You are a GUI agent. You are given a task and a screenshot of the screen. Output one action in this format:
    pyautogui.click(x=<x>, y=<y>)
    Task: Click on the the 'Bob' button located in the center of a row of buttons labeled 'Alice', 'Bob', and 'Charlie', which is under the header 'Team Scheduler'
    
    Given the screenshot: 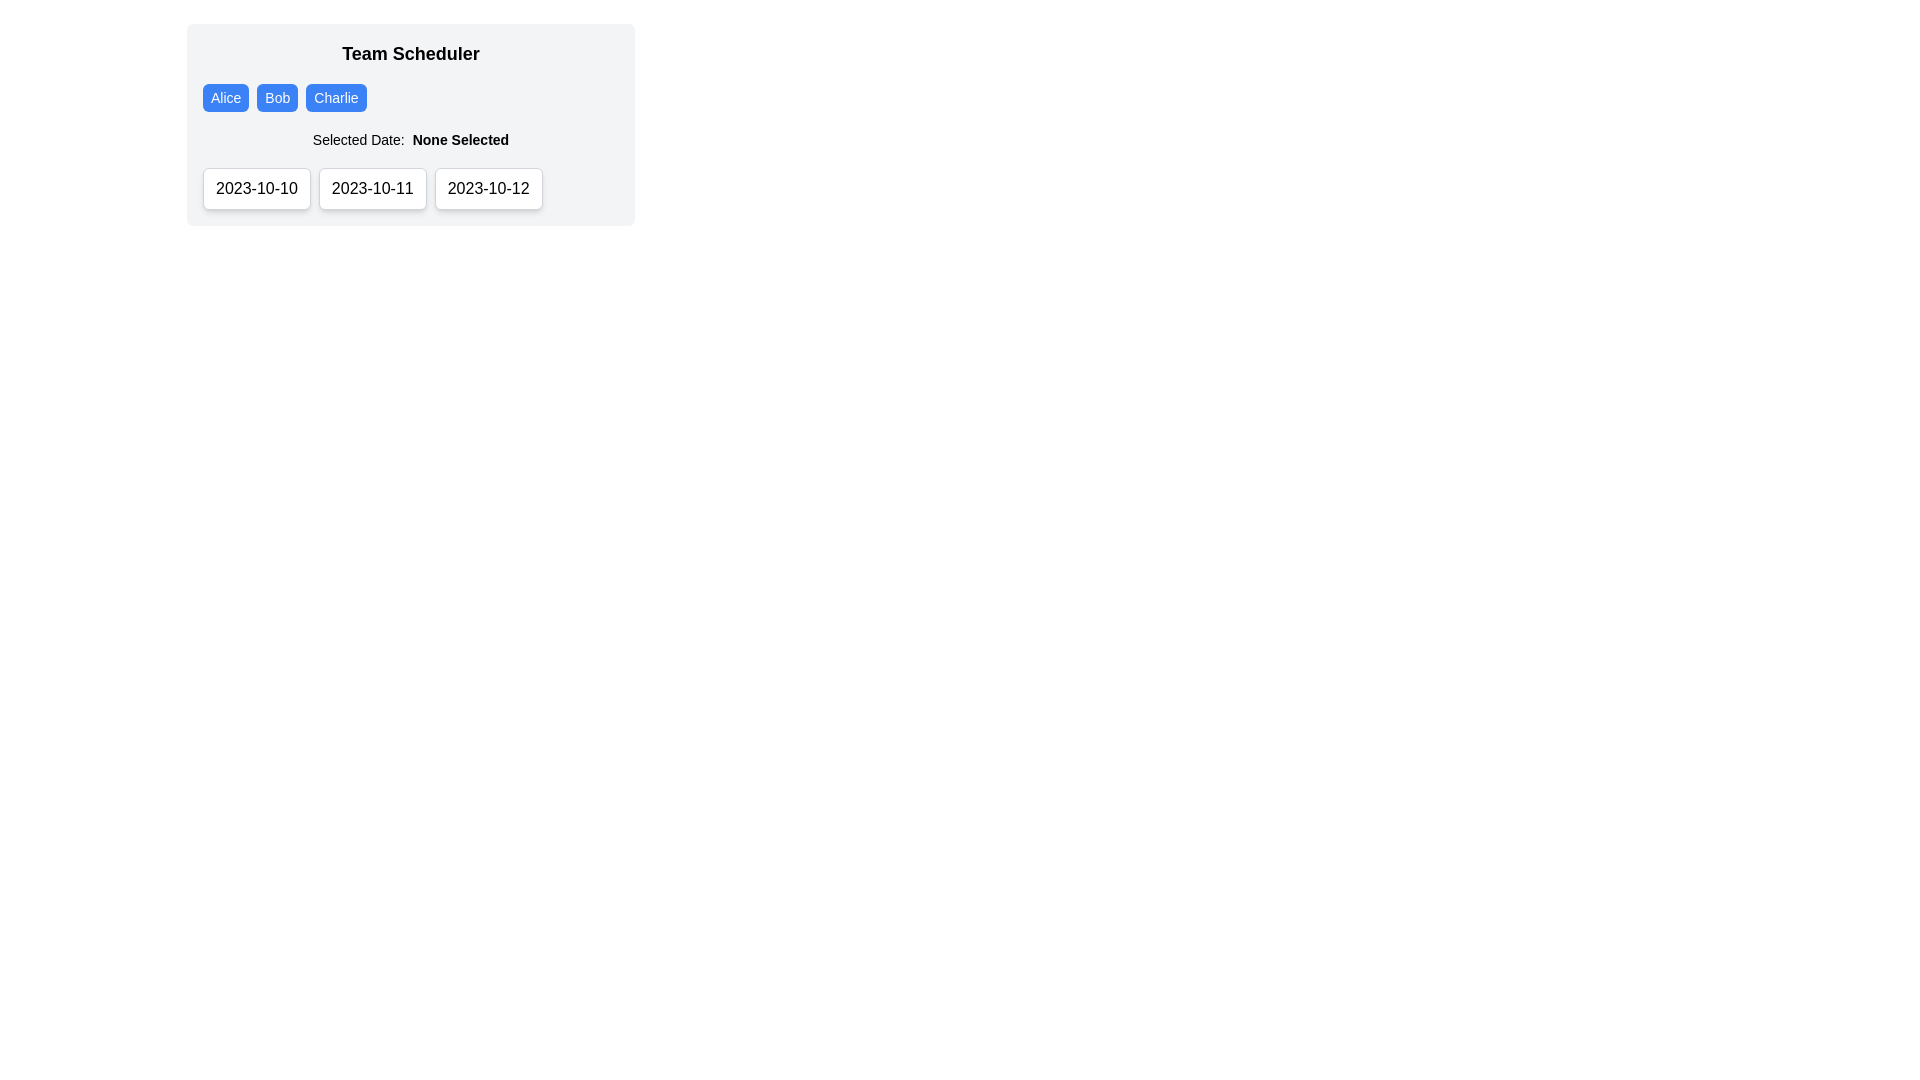 What is the action you would take?
    pyautogui.click(x=276, y=97)
    